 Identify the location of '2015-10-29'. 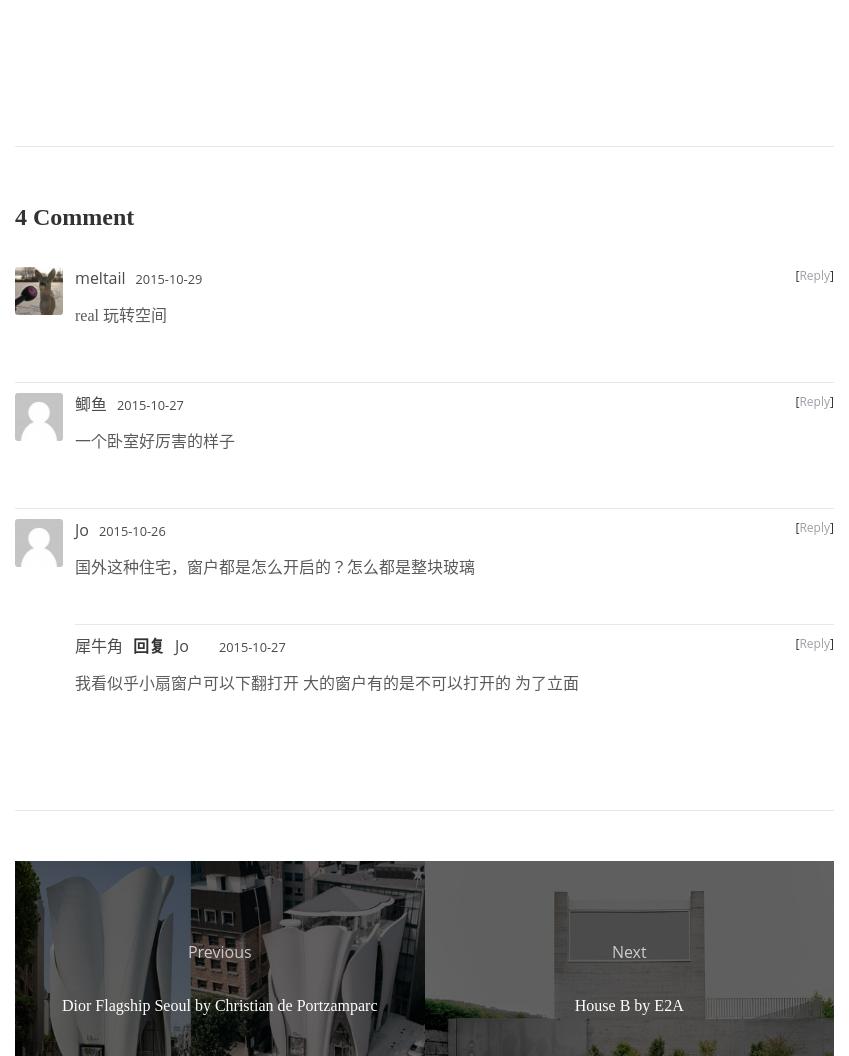
(168, 278).